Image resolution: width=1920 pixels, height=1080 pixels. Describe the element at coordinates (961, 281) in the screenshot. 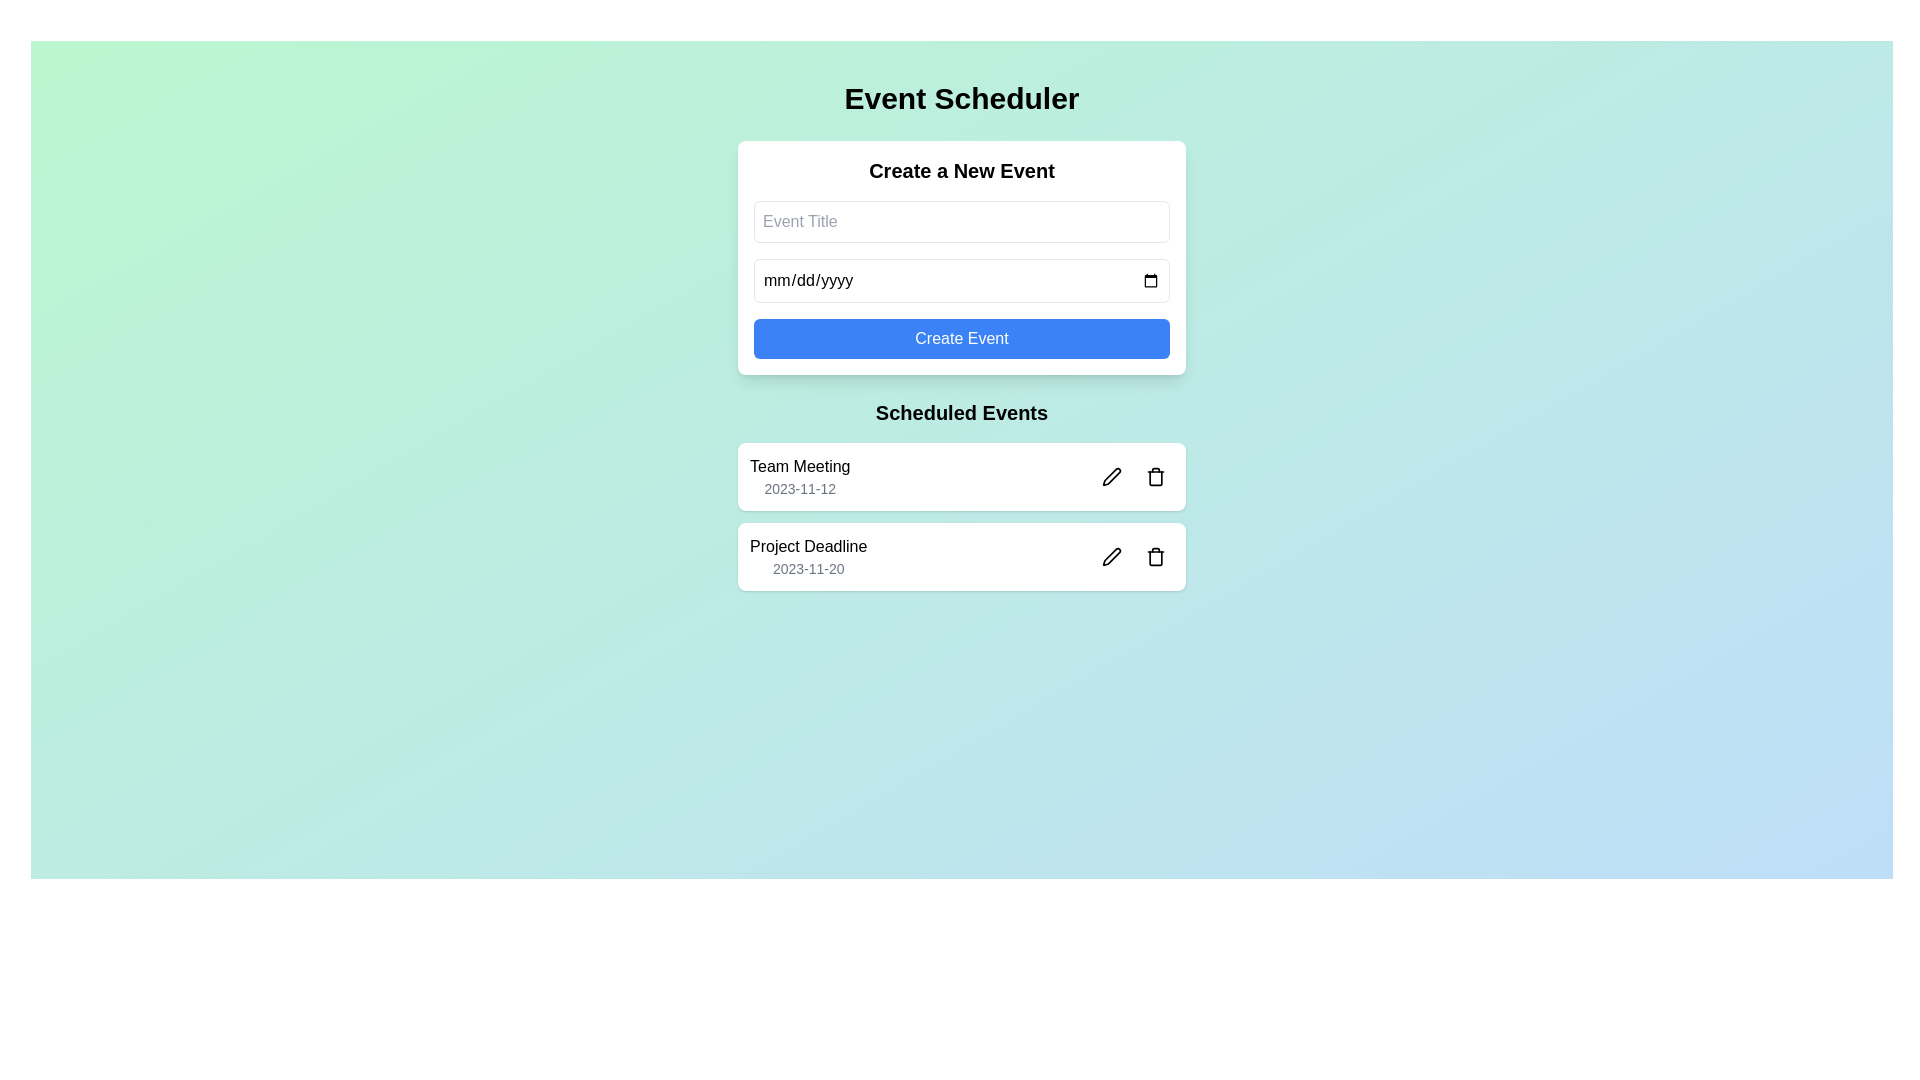

I see `the Date input field located within the 'Create a New Event' section to focus on it` at that location.